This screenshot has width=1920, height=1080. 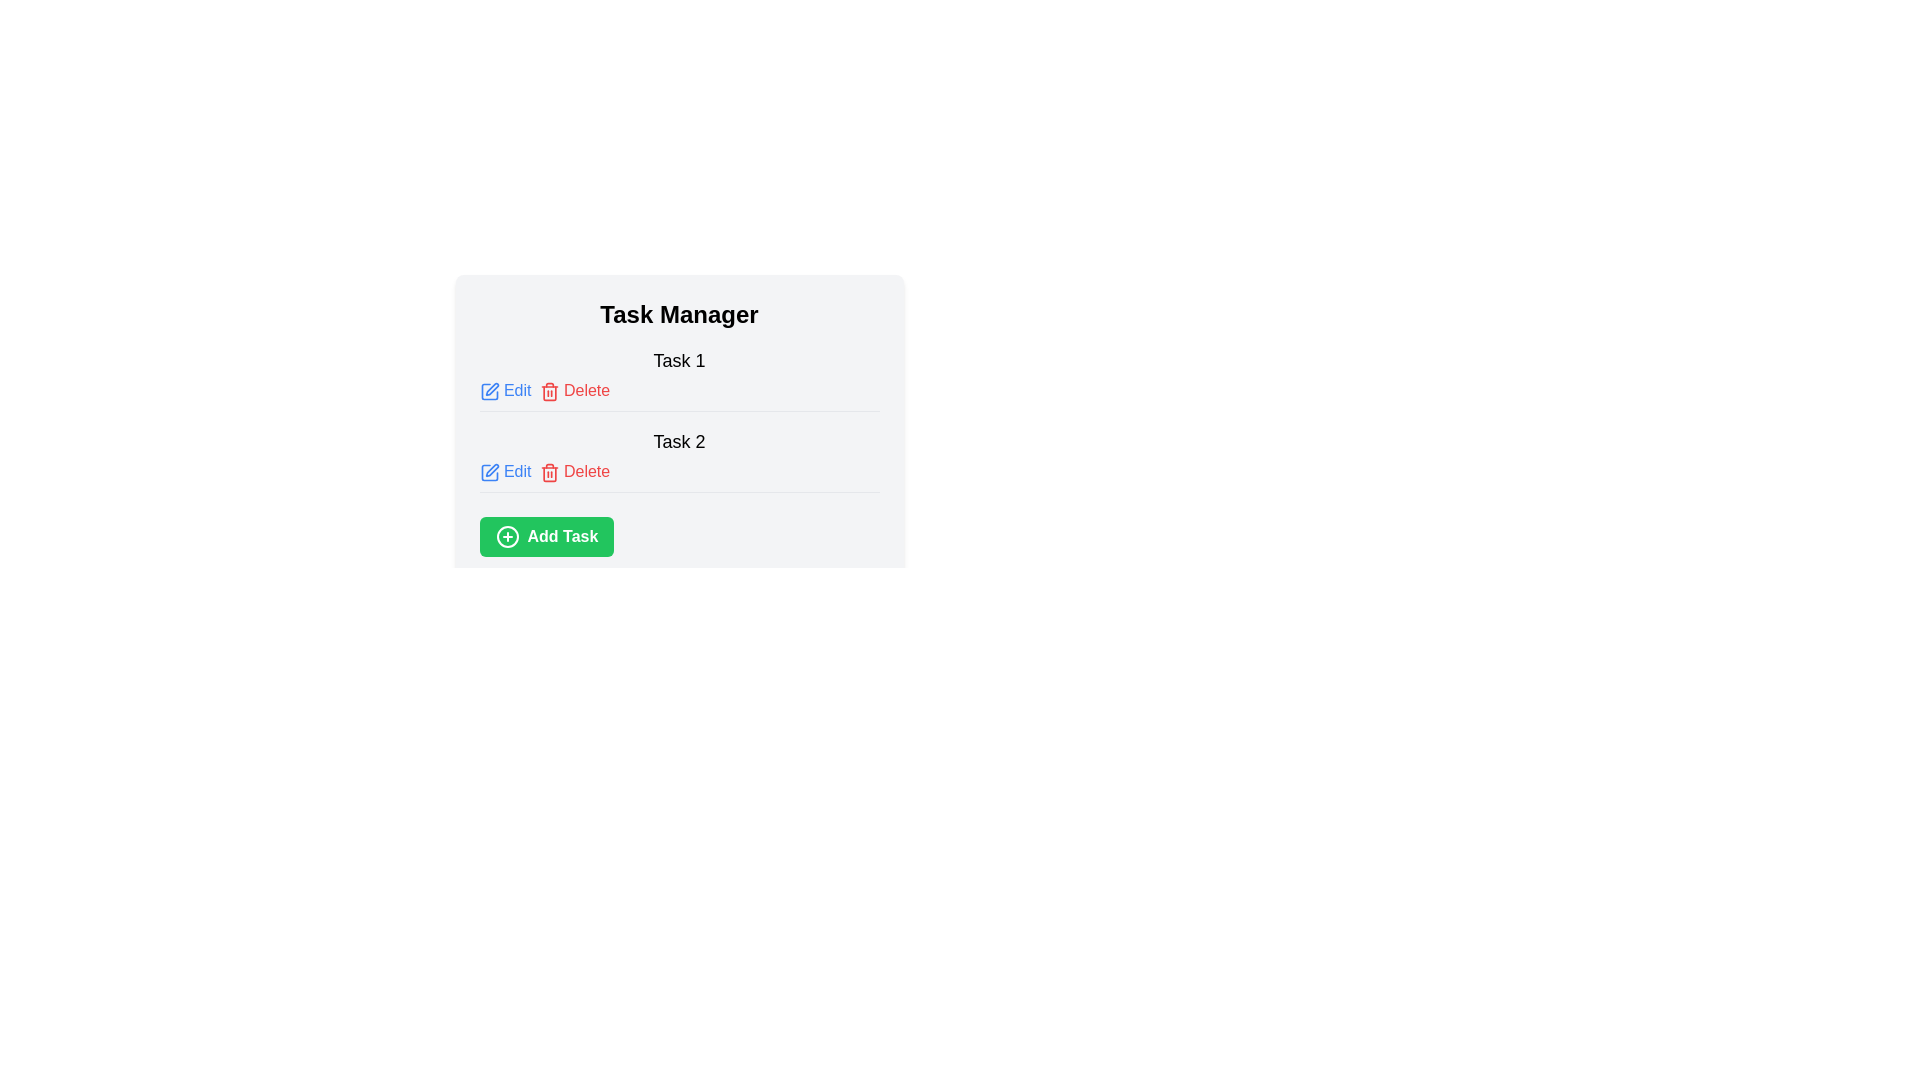 What do you see at coordinates (489, 391) in the screenshot?
I see `the edit icon (SVG) associated with 'Task 1' for visual feedback` at bounding box center [489, 391].